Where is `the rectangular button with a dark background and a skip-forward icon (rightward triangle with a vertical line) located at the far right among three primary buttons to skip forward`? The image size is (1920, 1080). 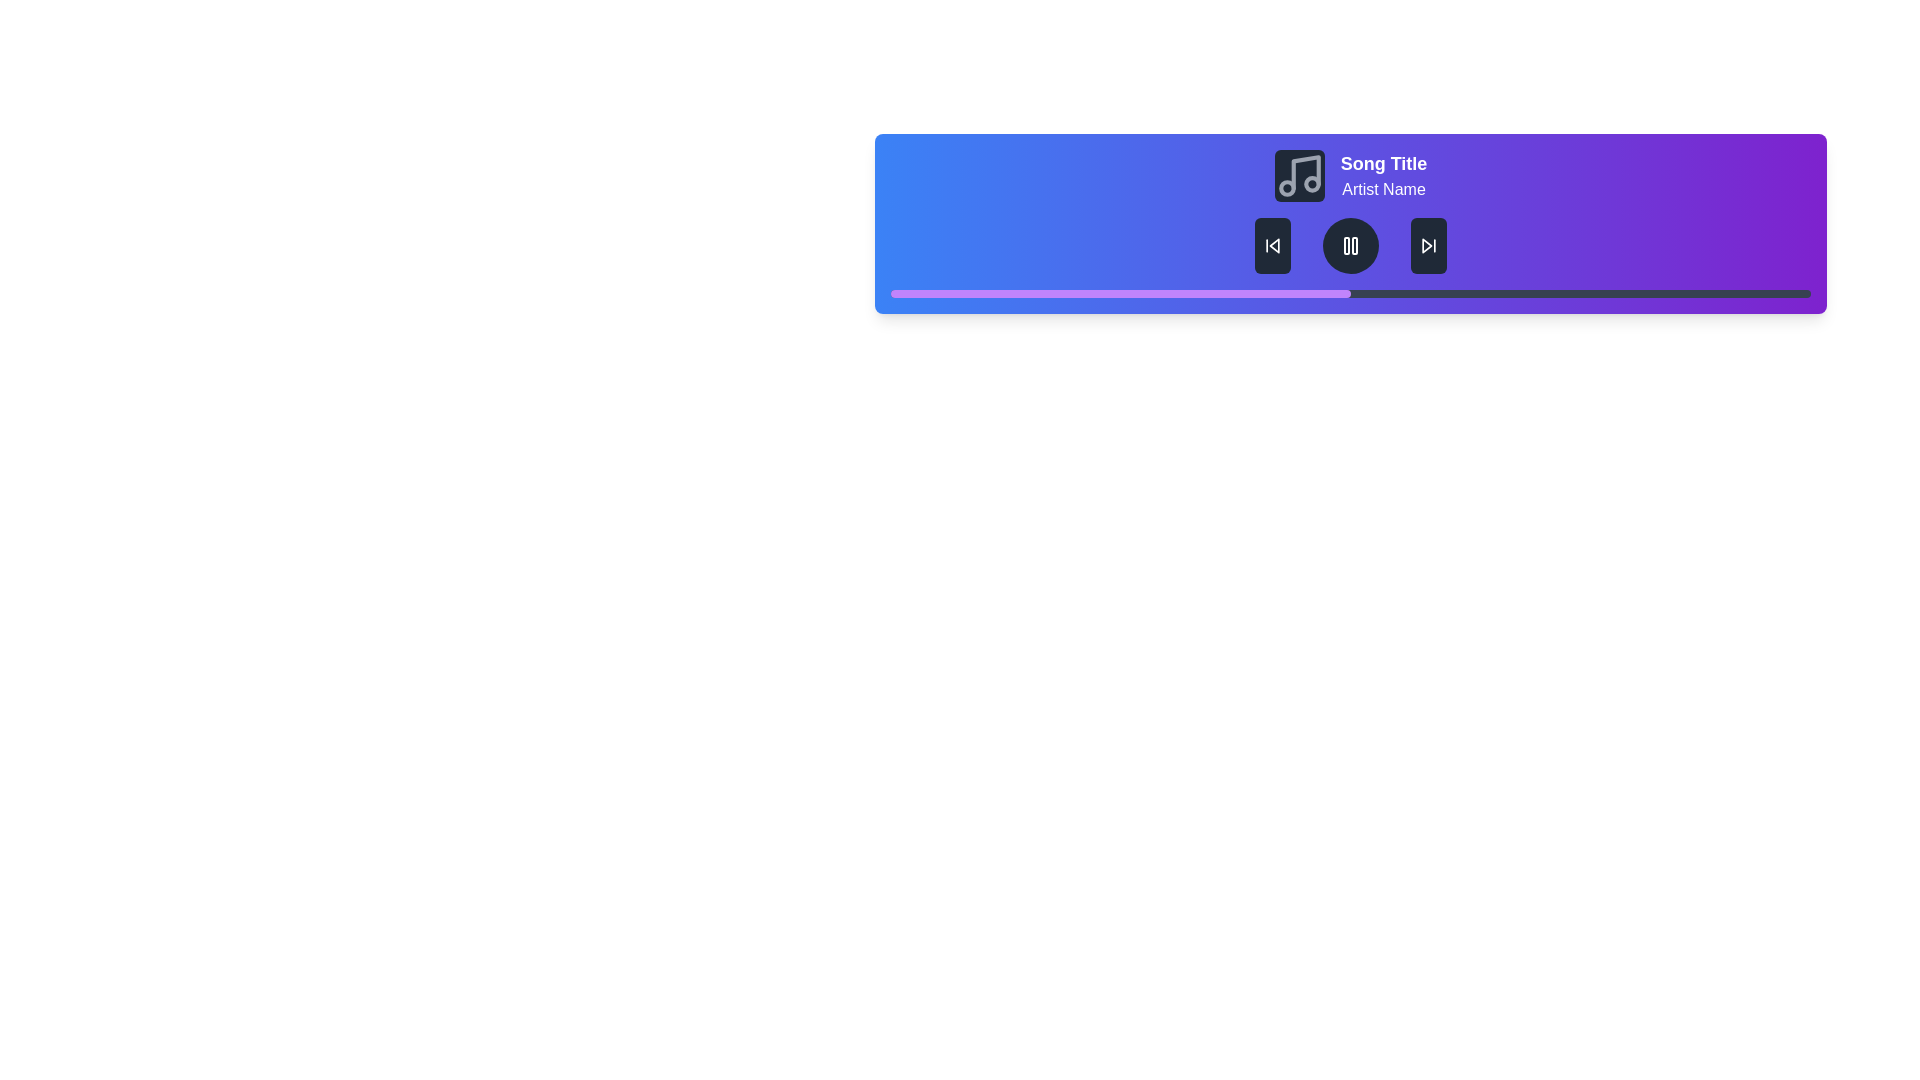 the rectangular button with a dark background and a skip-forward icon (rightward triangle with a vertical line) located at the far right among three primary buttons to skip forward is located at coordinates (1428, 245).